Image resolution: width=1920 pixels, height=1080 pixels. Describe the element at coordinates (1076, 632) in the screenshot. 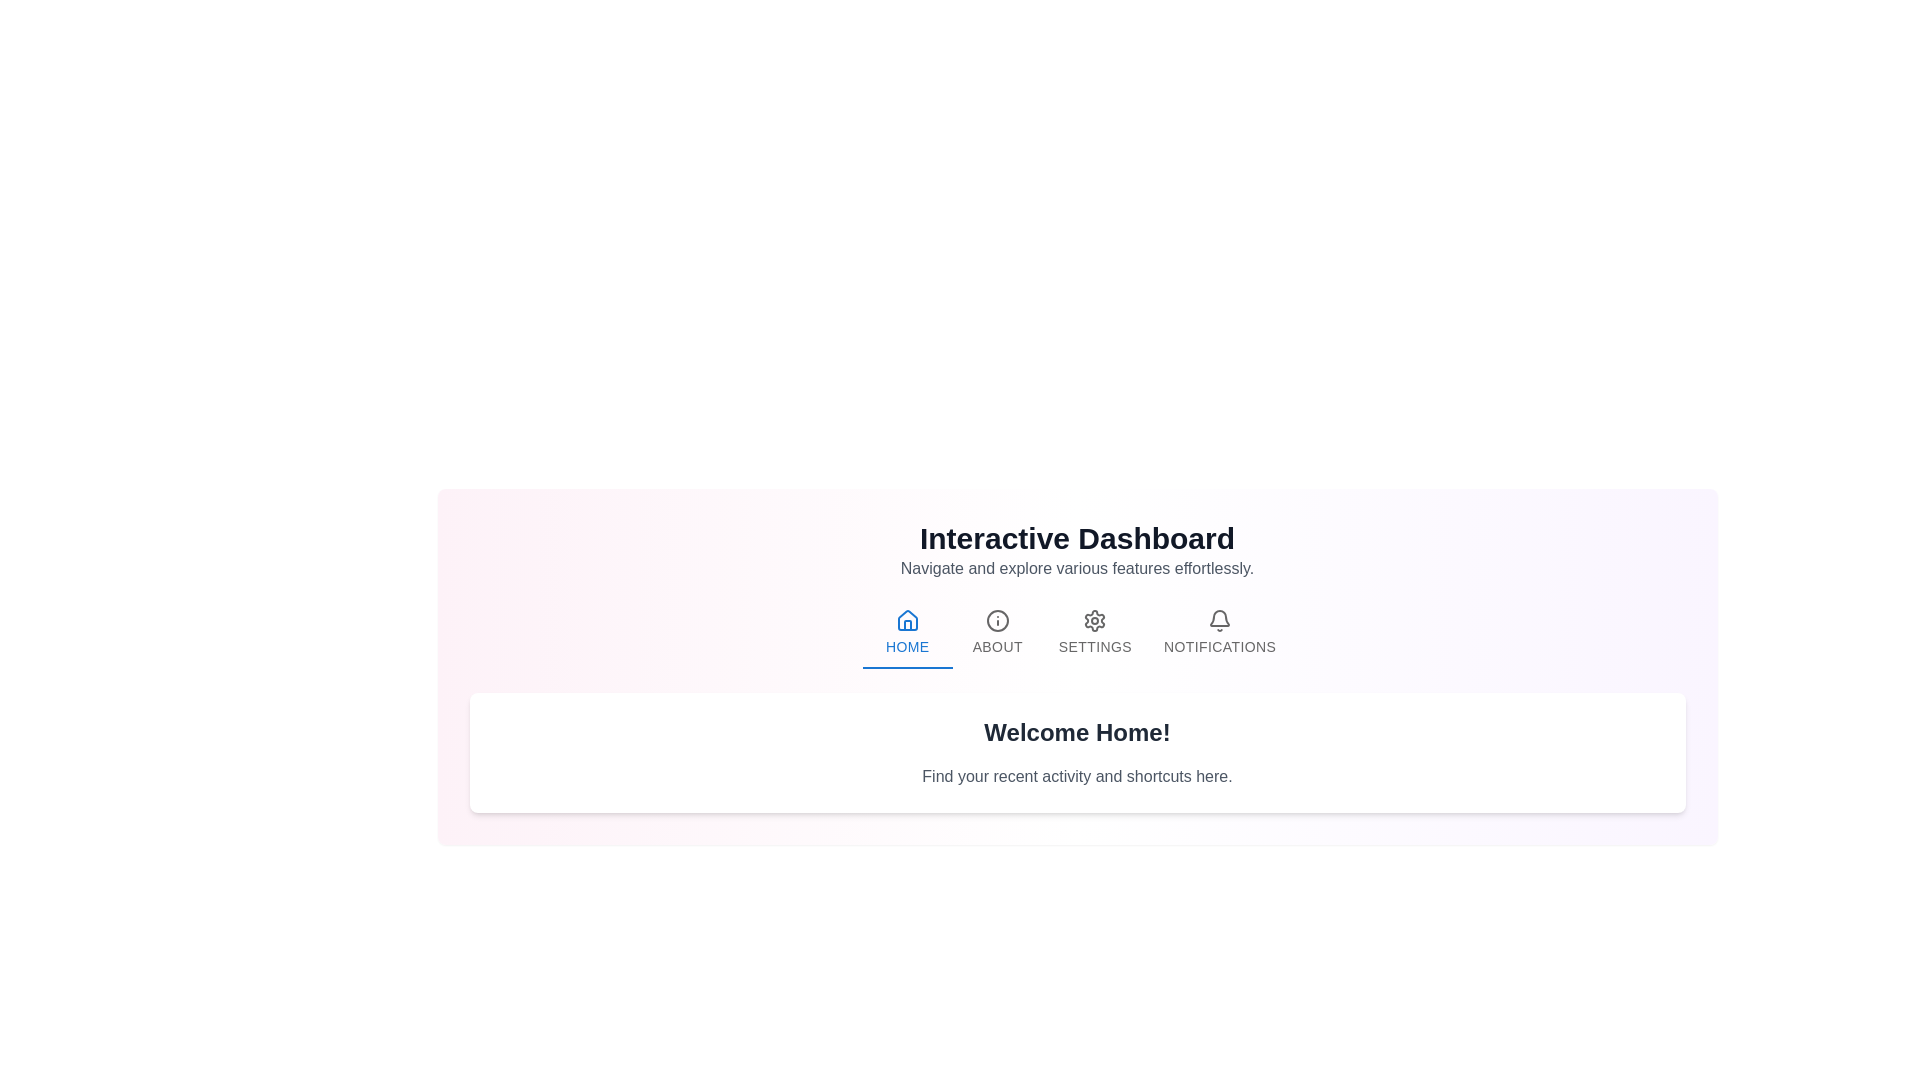

I see `the 'Settings' tab of the Horizontal Navigation Tab Bar` at that location.